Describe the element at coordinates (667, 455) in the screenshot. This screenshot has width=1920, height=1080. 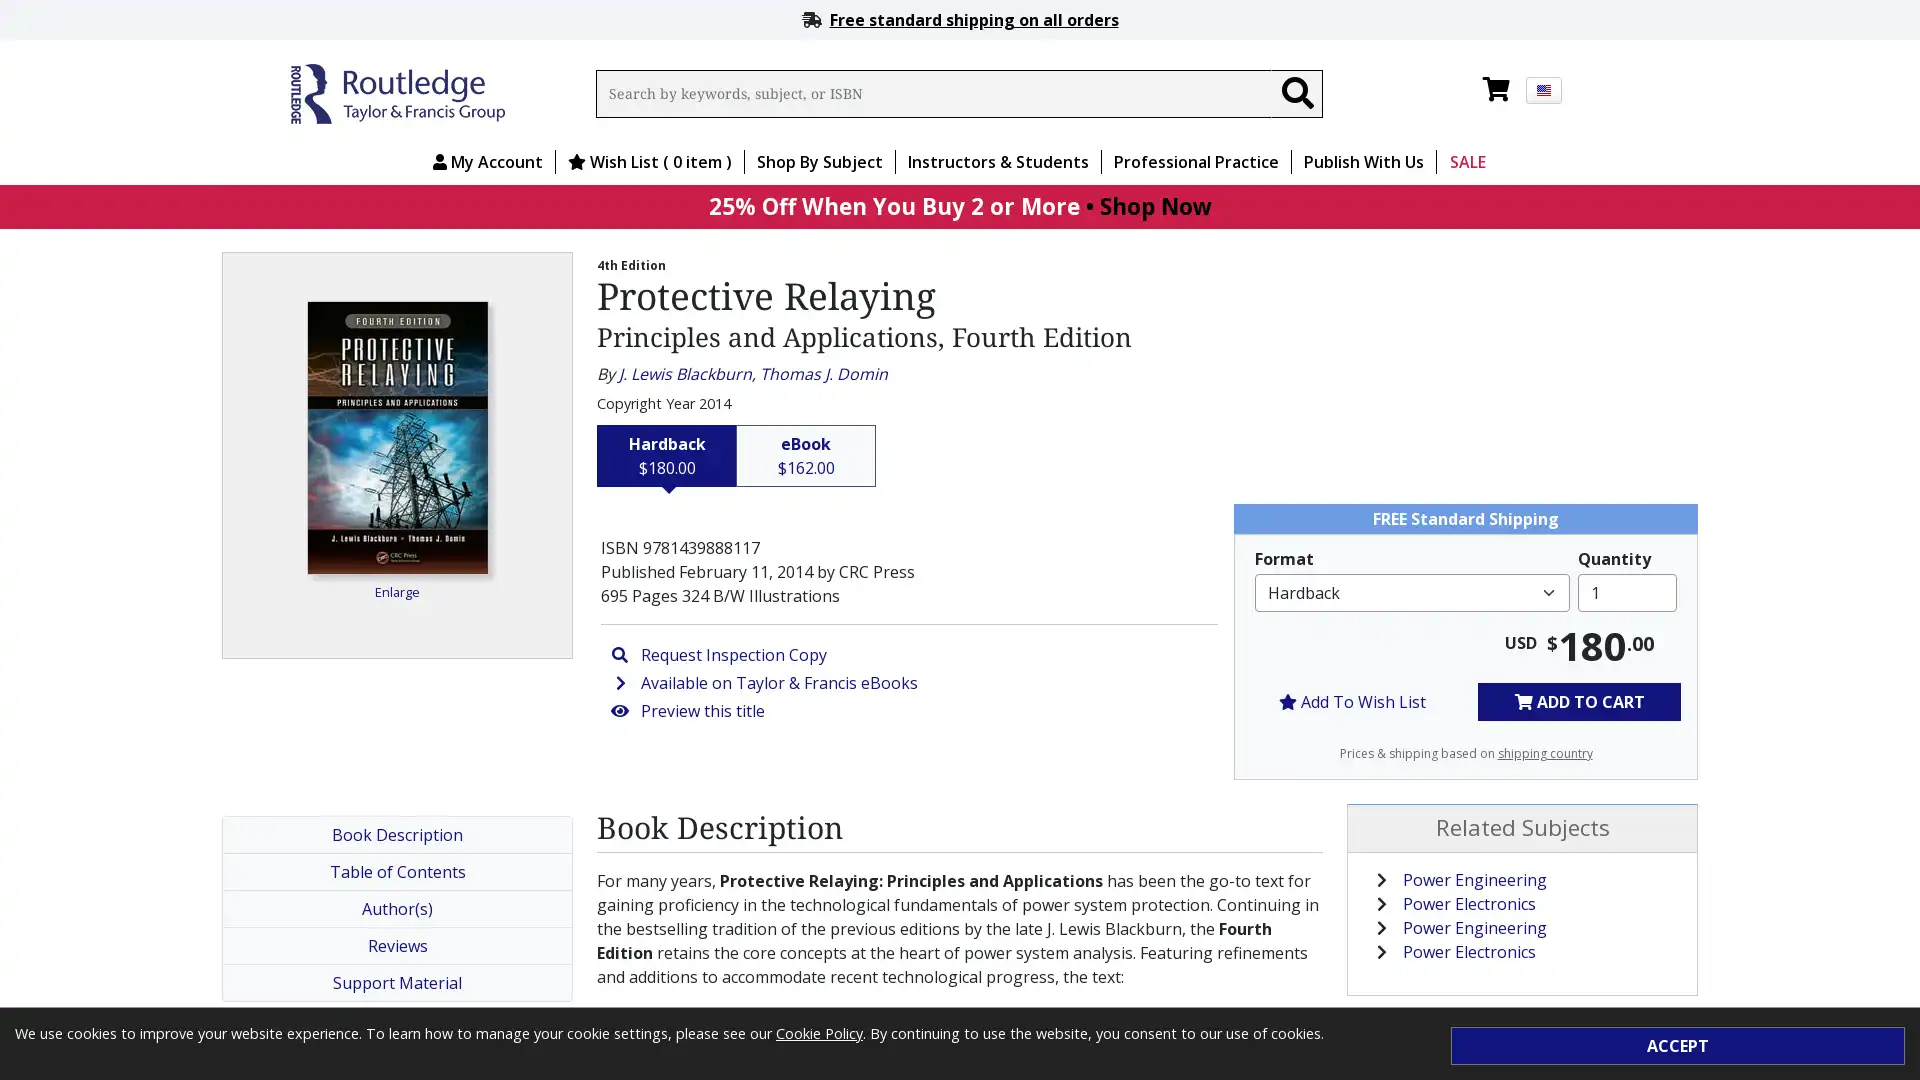
I see `Hardback $180.00` at that location.